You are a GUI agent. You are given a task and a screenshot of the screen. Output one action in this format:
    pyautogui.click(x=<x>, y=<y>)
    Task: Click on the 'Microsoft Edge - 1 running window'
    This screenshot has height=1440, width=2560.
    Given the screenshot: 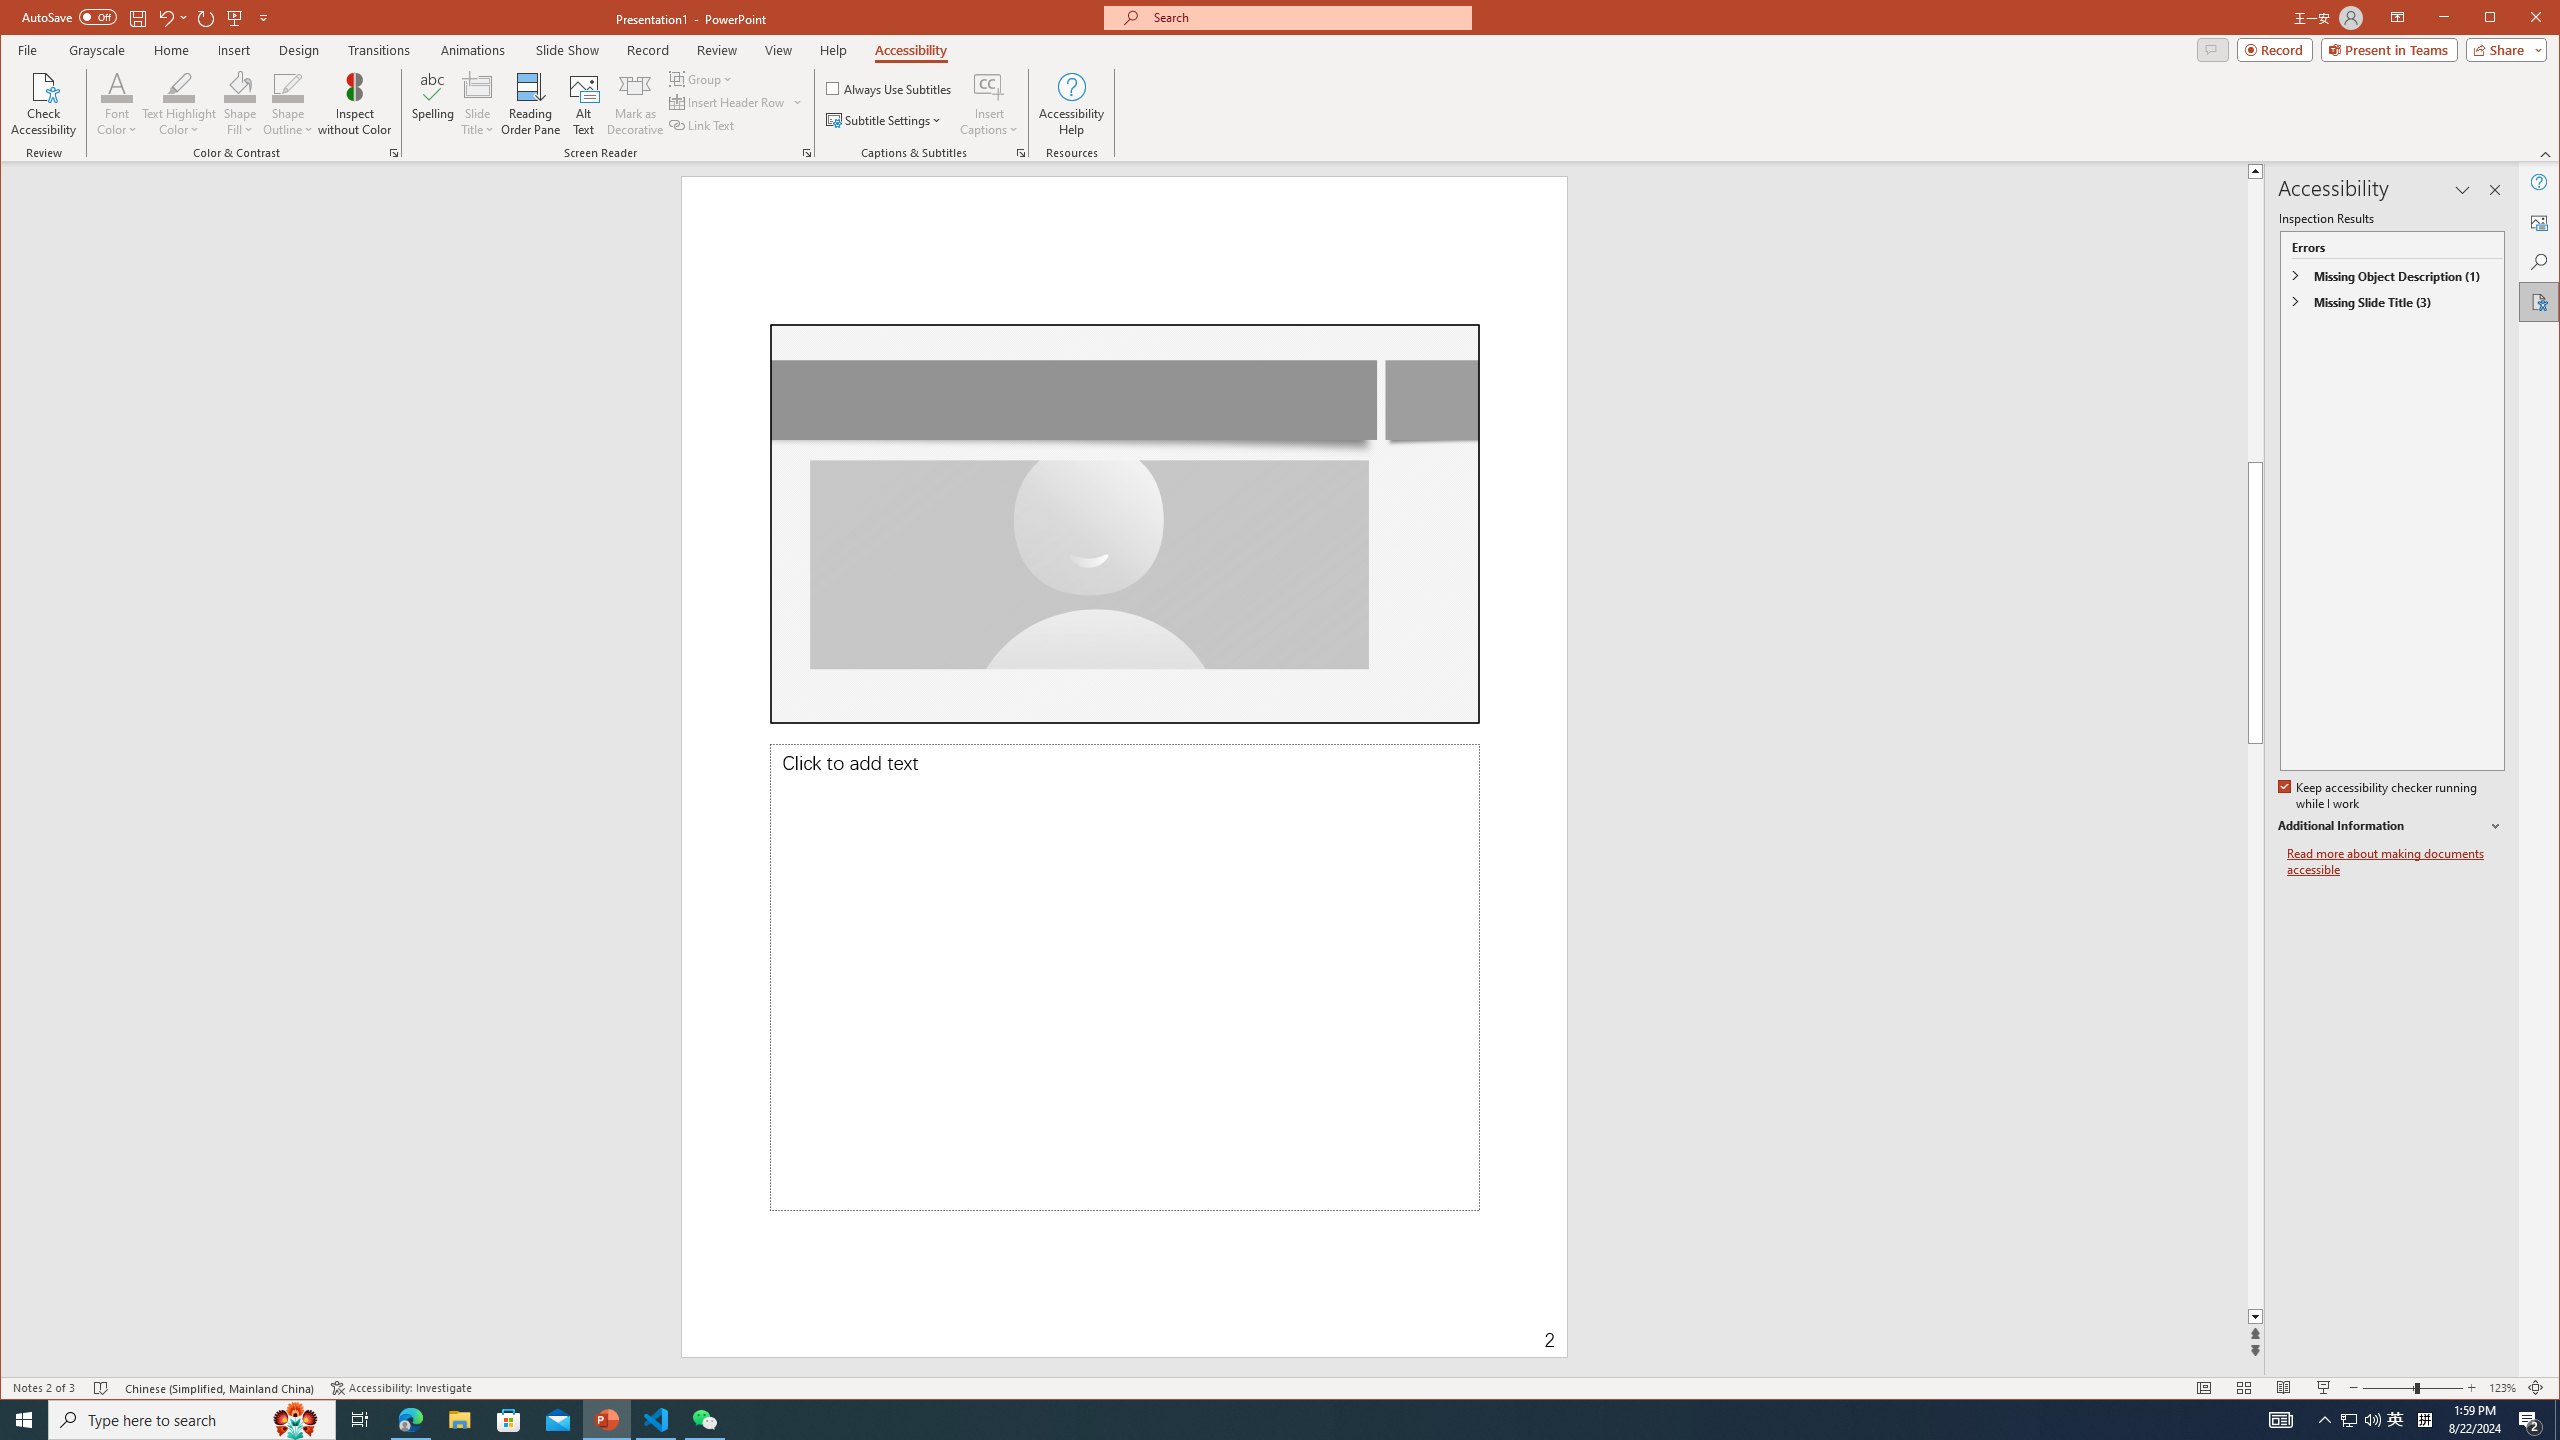 What is the action you would take?
    pyautogui.click(x=409, y=1418)
    